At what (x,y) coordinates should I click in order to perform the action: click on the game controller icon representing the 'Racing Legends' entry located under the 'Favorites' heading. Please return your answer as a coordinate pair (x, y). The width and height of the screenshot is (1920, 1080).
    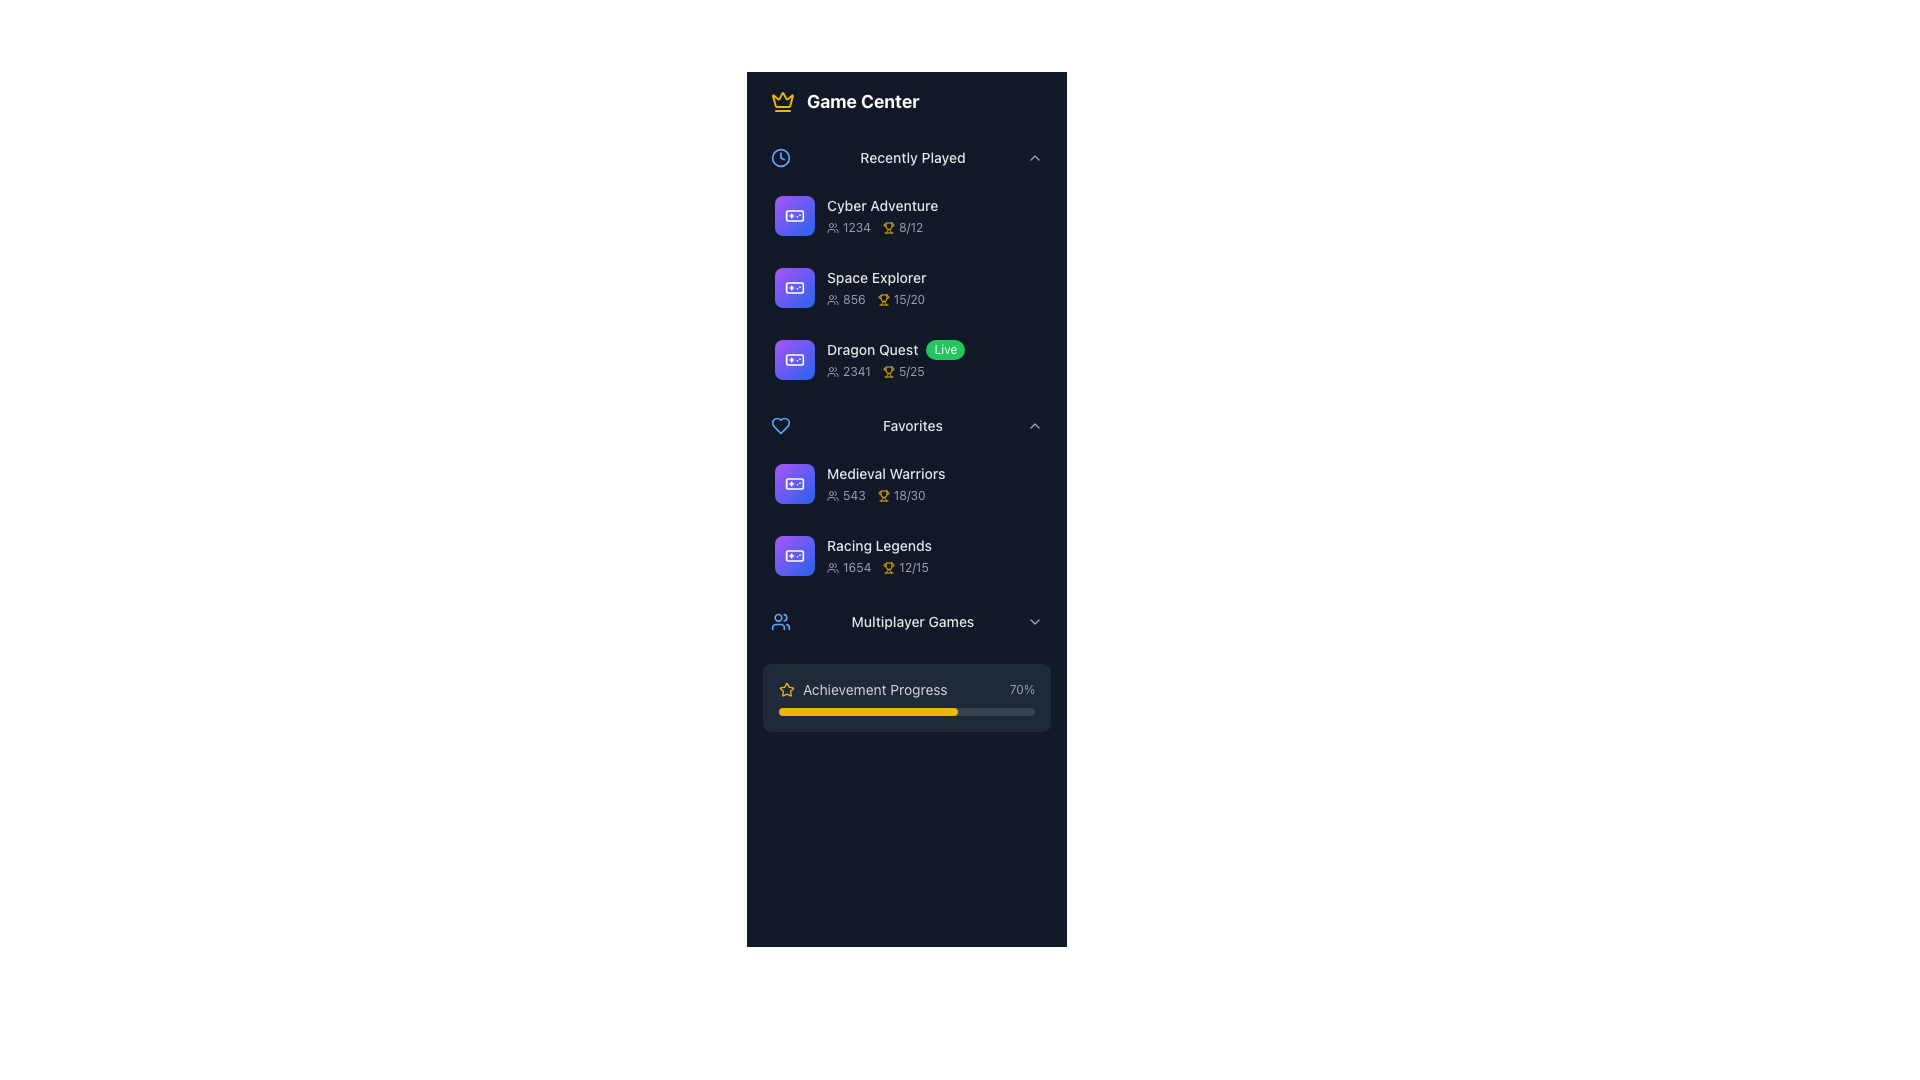
    Looking at the image, I should click on (794, 555).